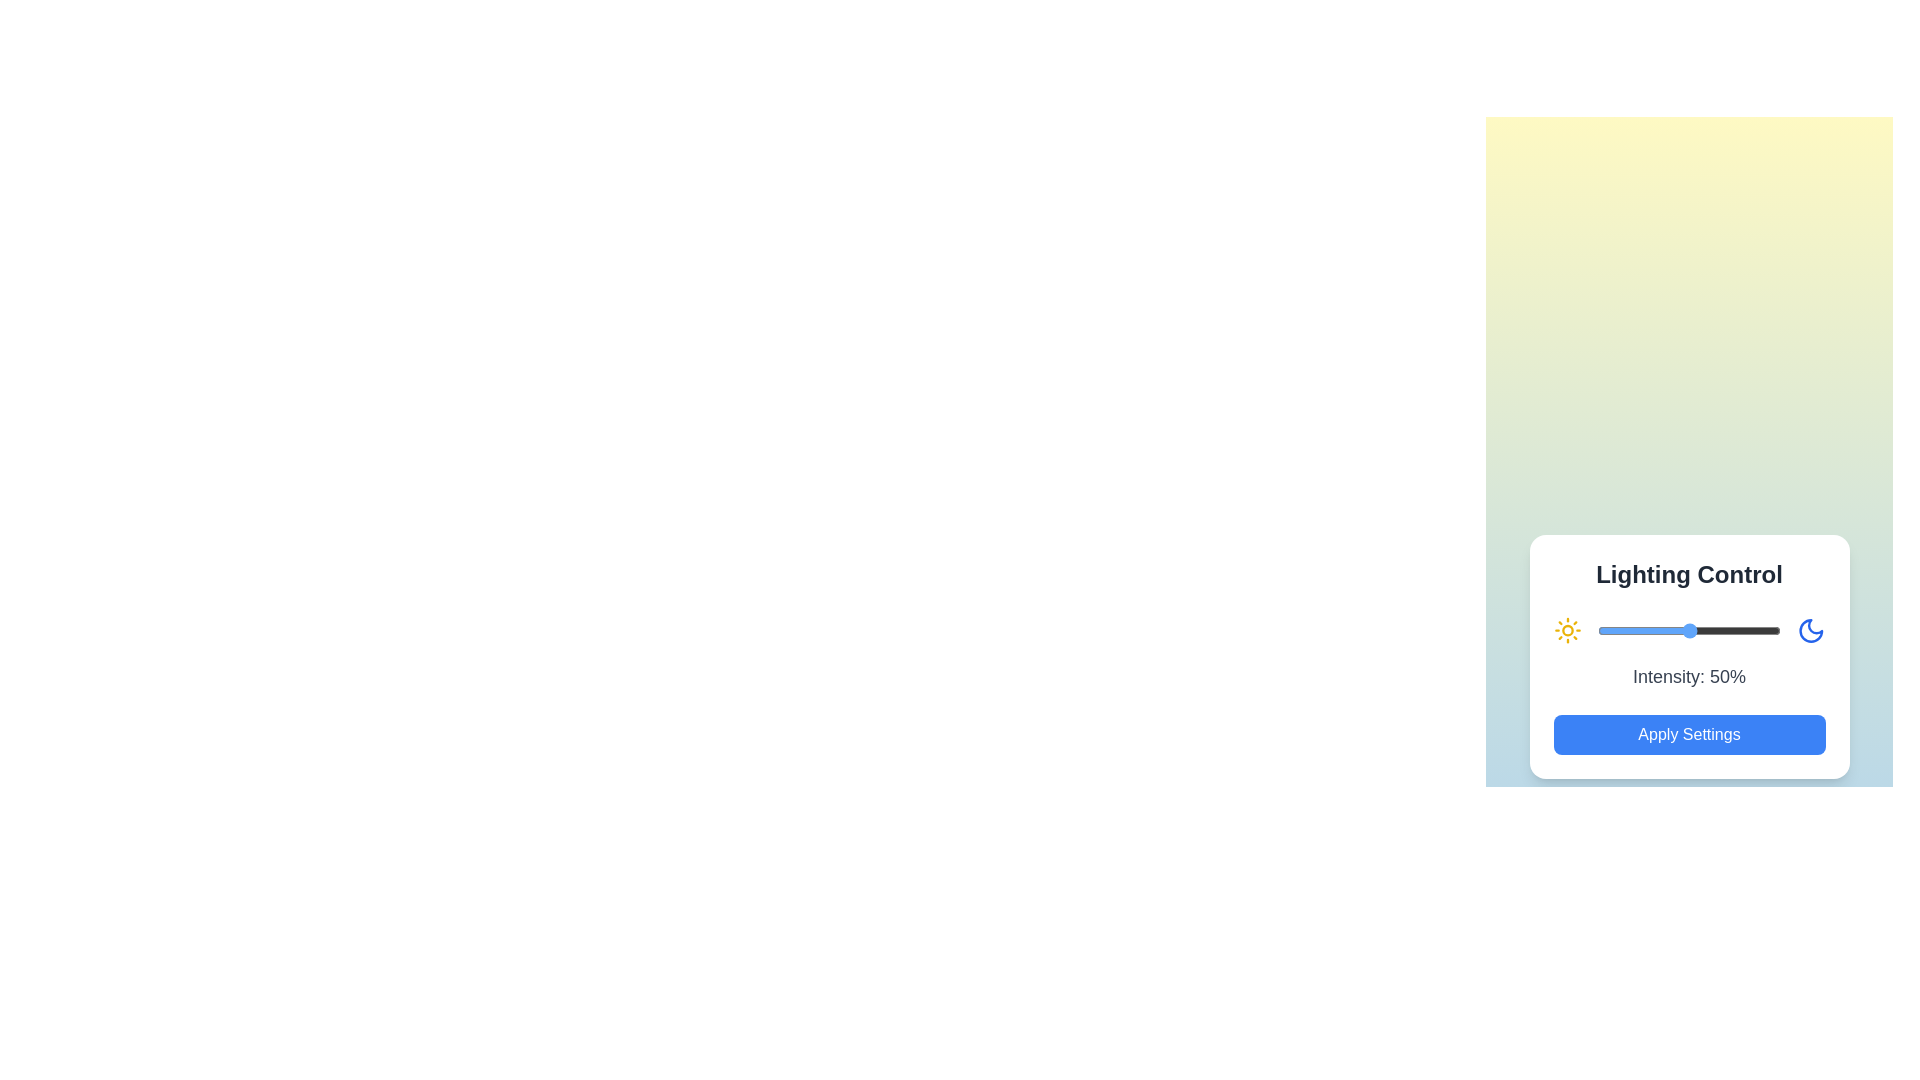 The width and height of the screenshot is (1920, 1080). Describe the element at coordinates (1773, 631) in the screenshot. I see `the slider to set the lighting intensity to 96%` at that location.